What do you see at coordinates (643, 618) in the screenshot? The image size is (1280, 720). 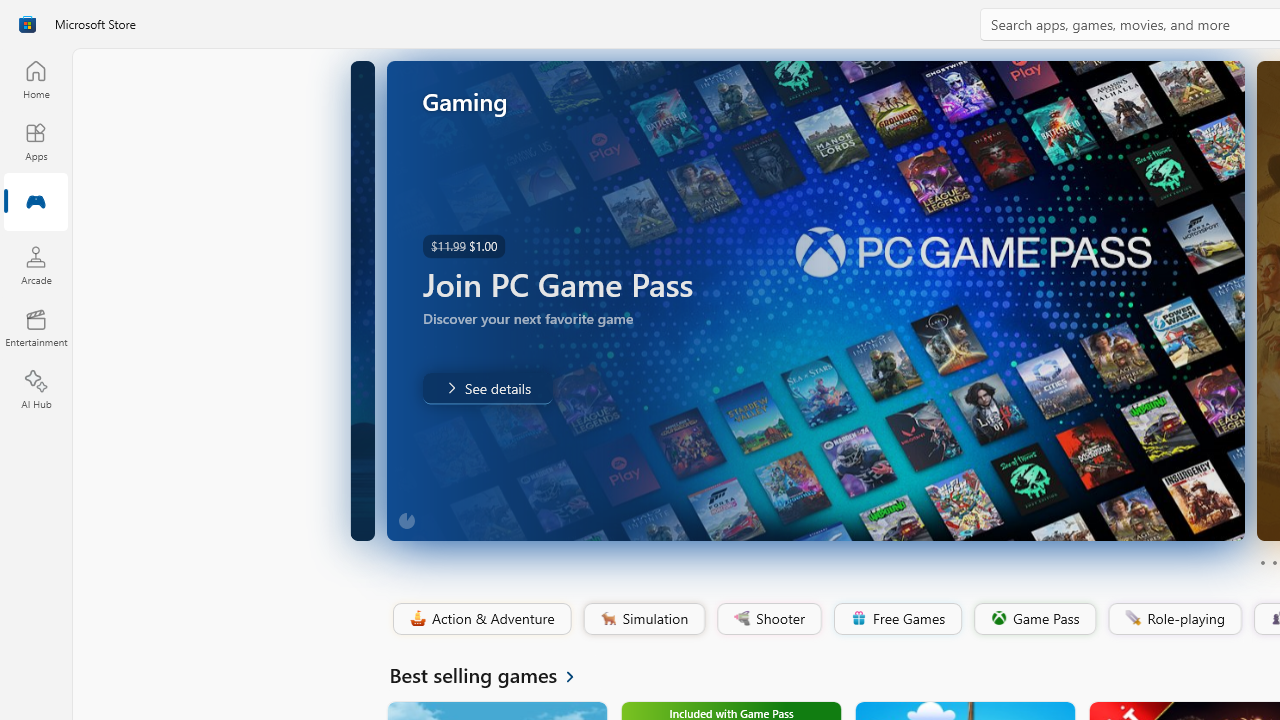 I see `'Simulation'` at bounding box center [643, 618].